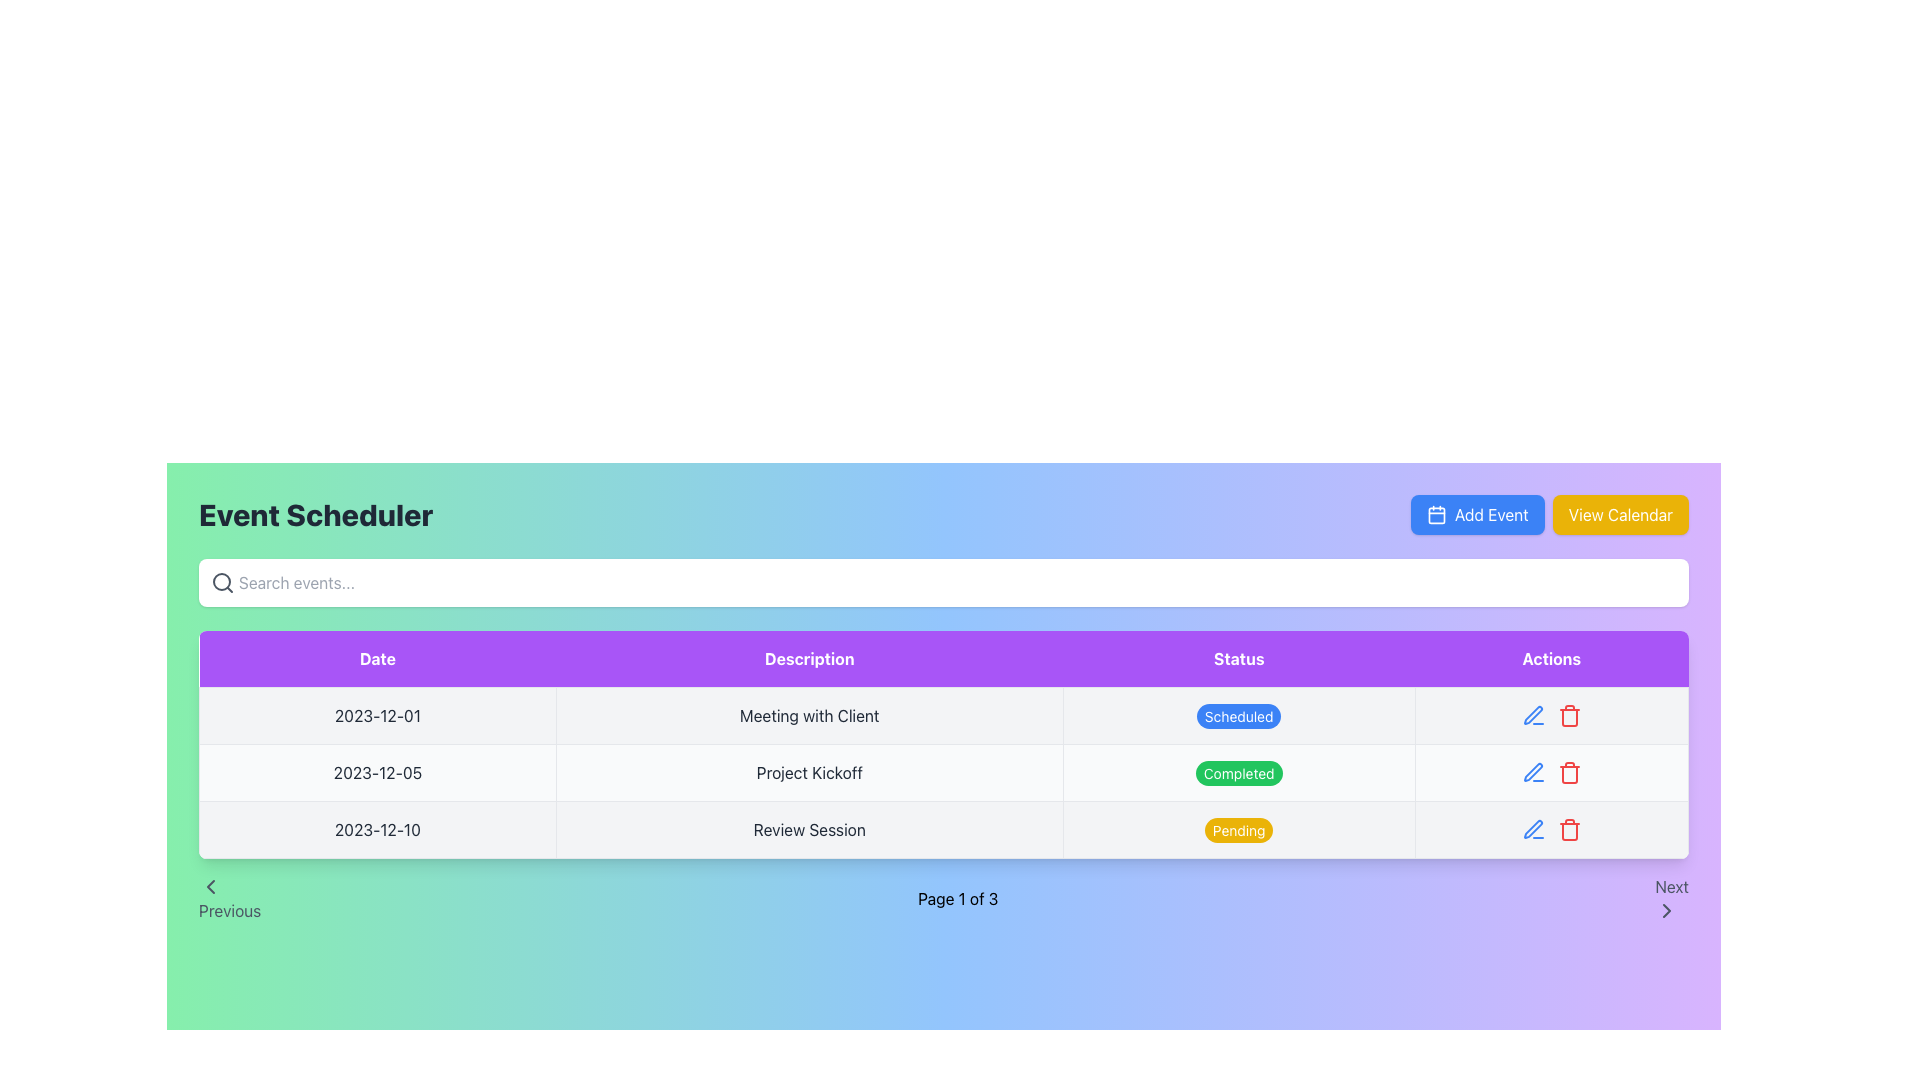 The height and width of the screenshot is (1080, 1920). Describe the element at coordinates (809, 659) in the screenshot. I see `the second column header in the table that describes the contents of the 'Description' field, located between the 'Date' and 'Status' columns` at that location.